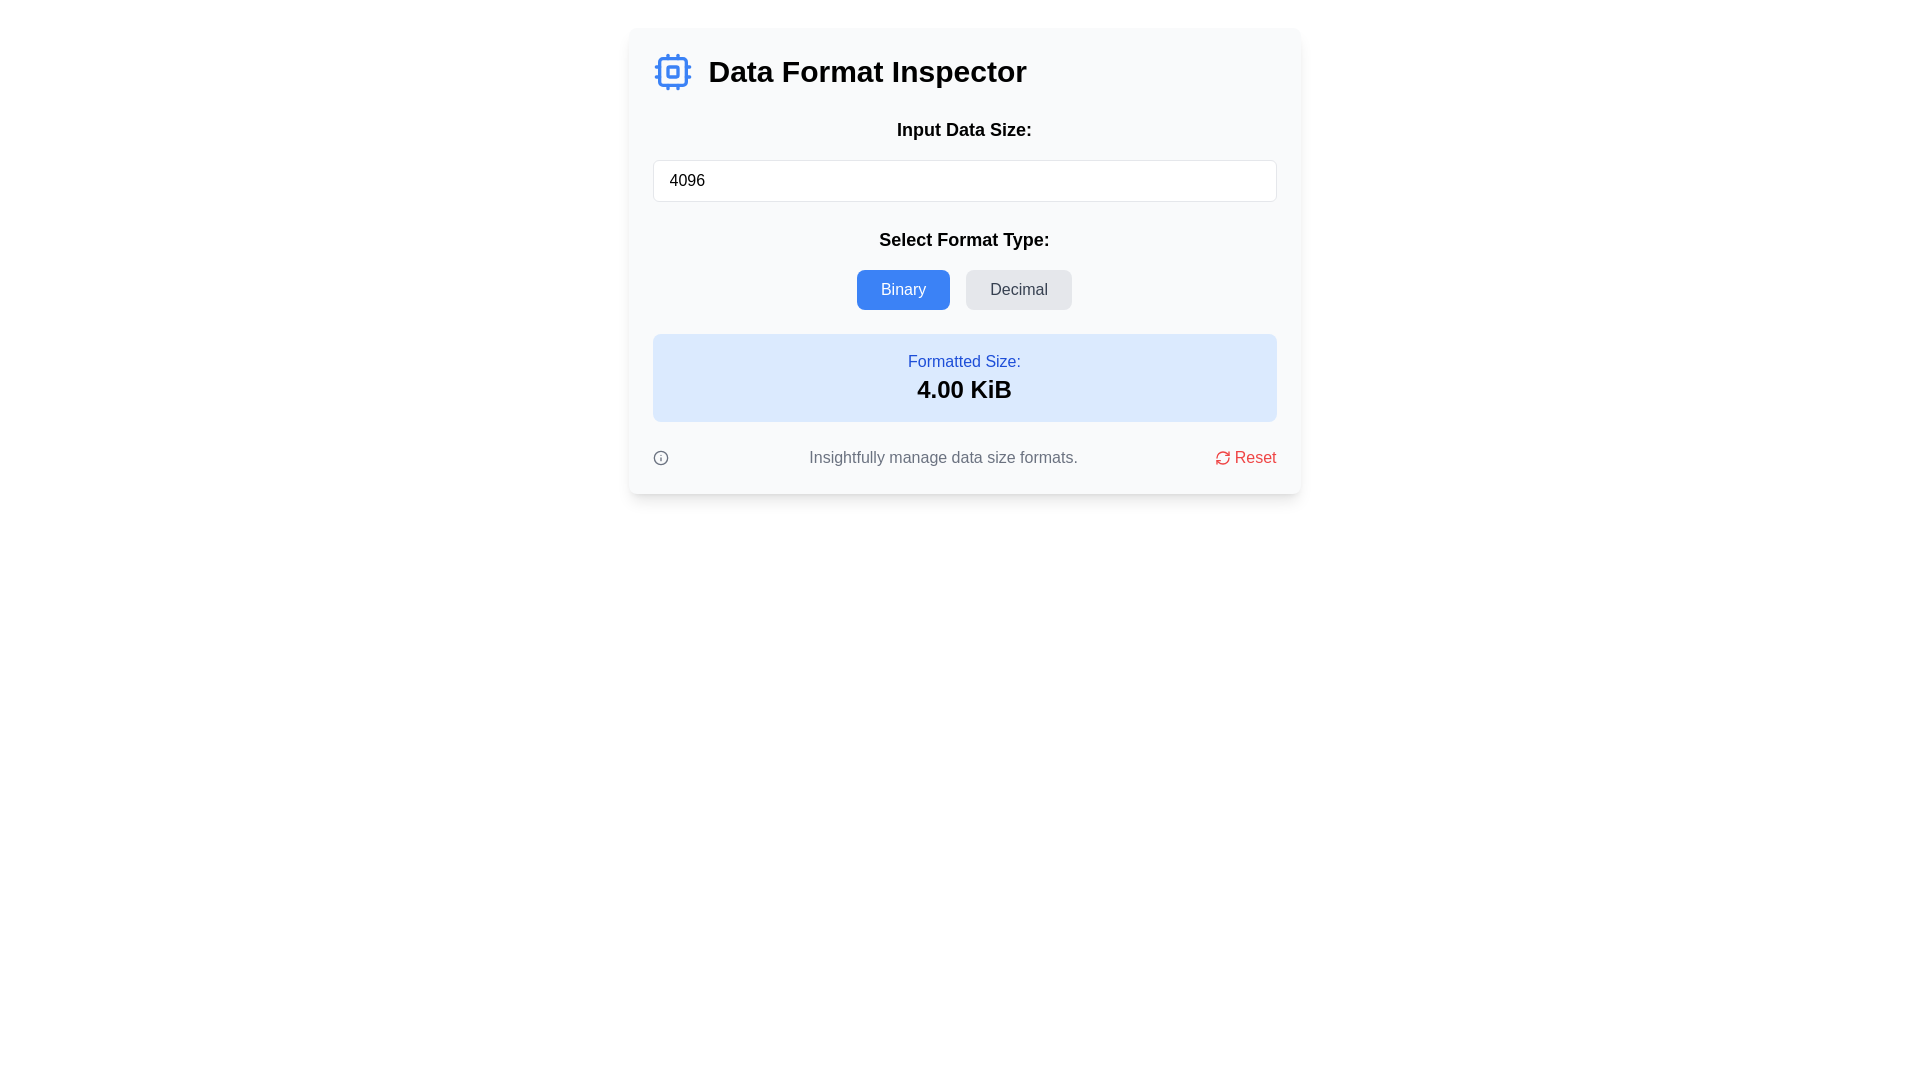 This screenshot has height=1080, width=1920. I want to click on the small circular icon with an 'i' symbol, located to the left of the caption 'Insightfully manage data size formats.', so click(660, 458).